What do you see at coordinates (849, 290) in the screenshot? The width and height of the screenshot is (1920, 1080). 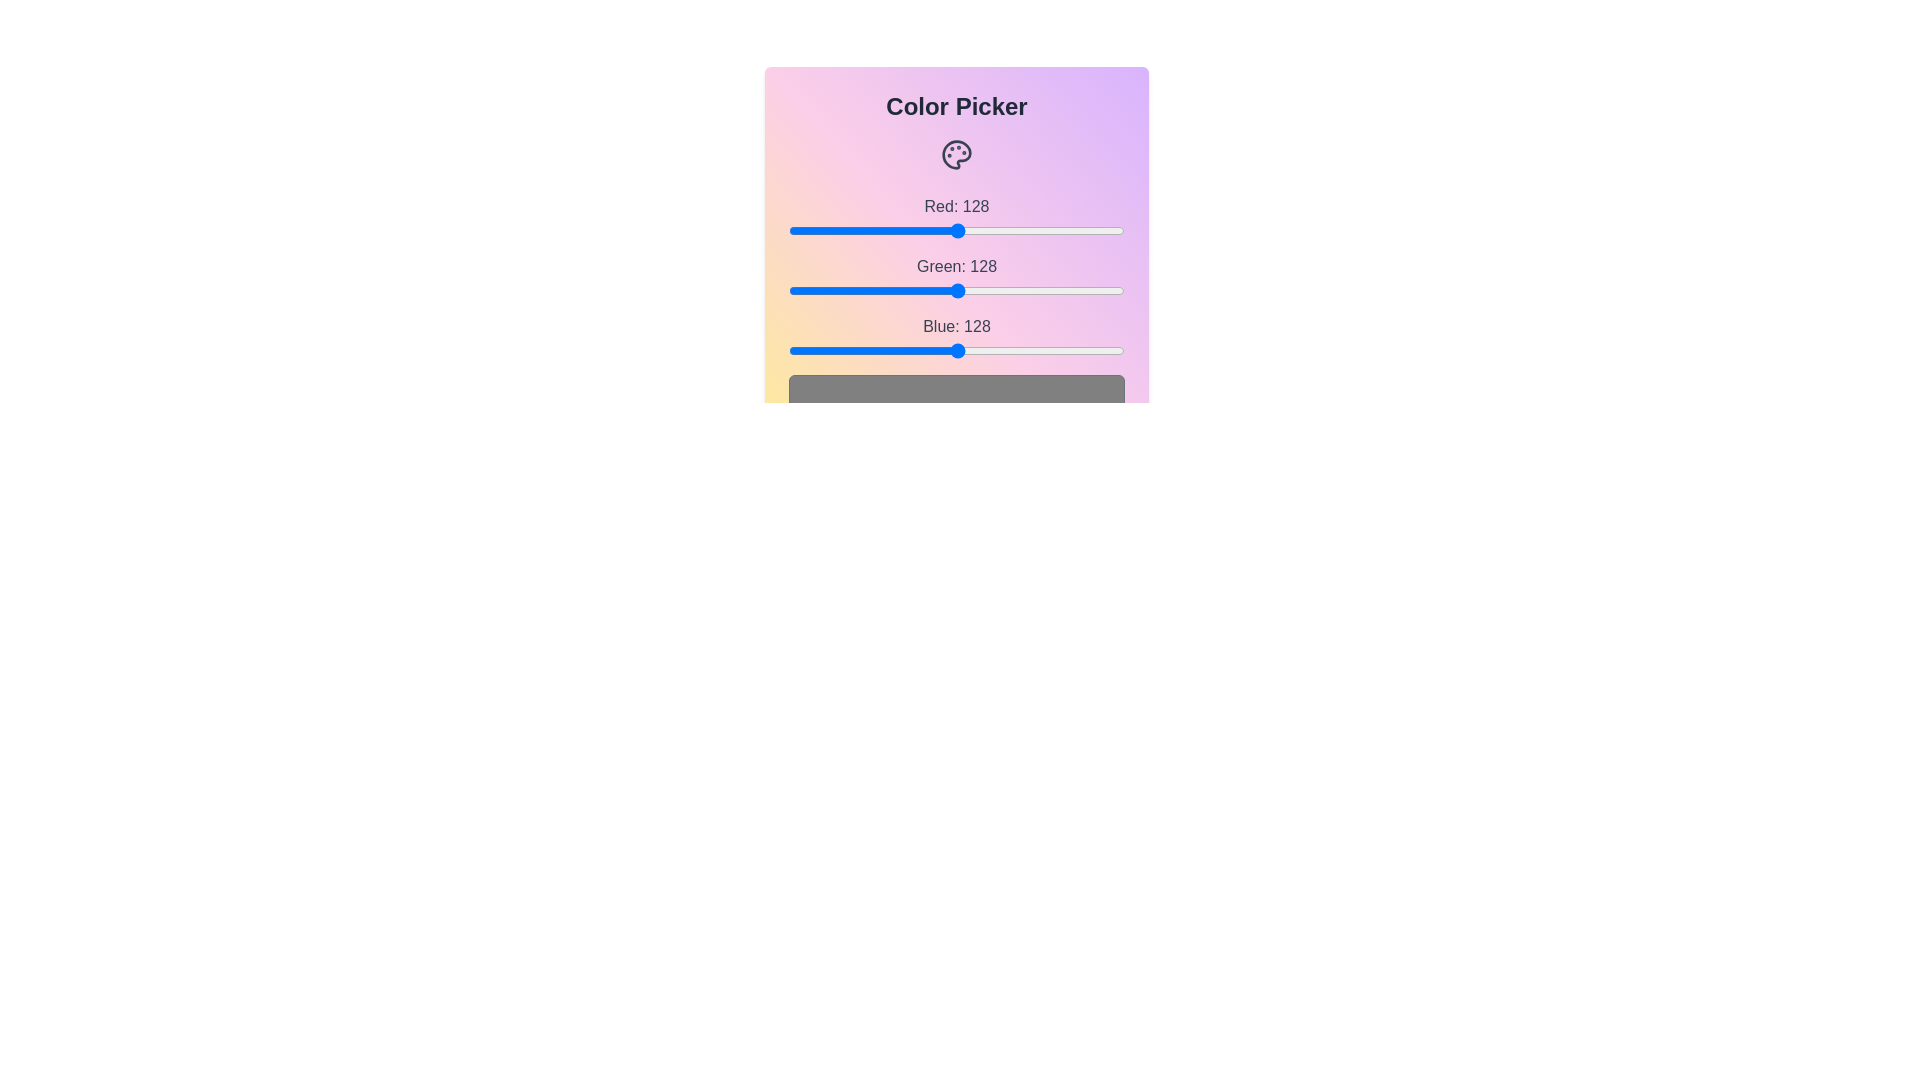 I see `the green slider to set the green channel value to 46` at bounding box center [849, 290].